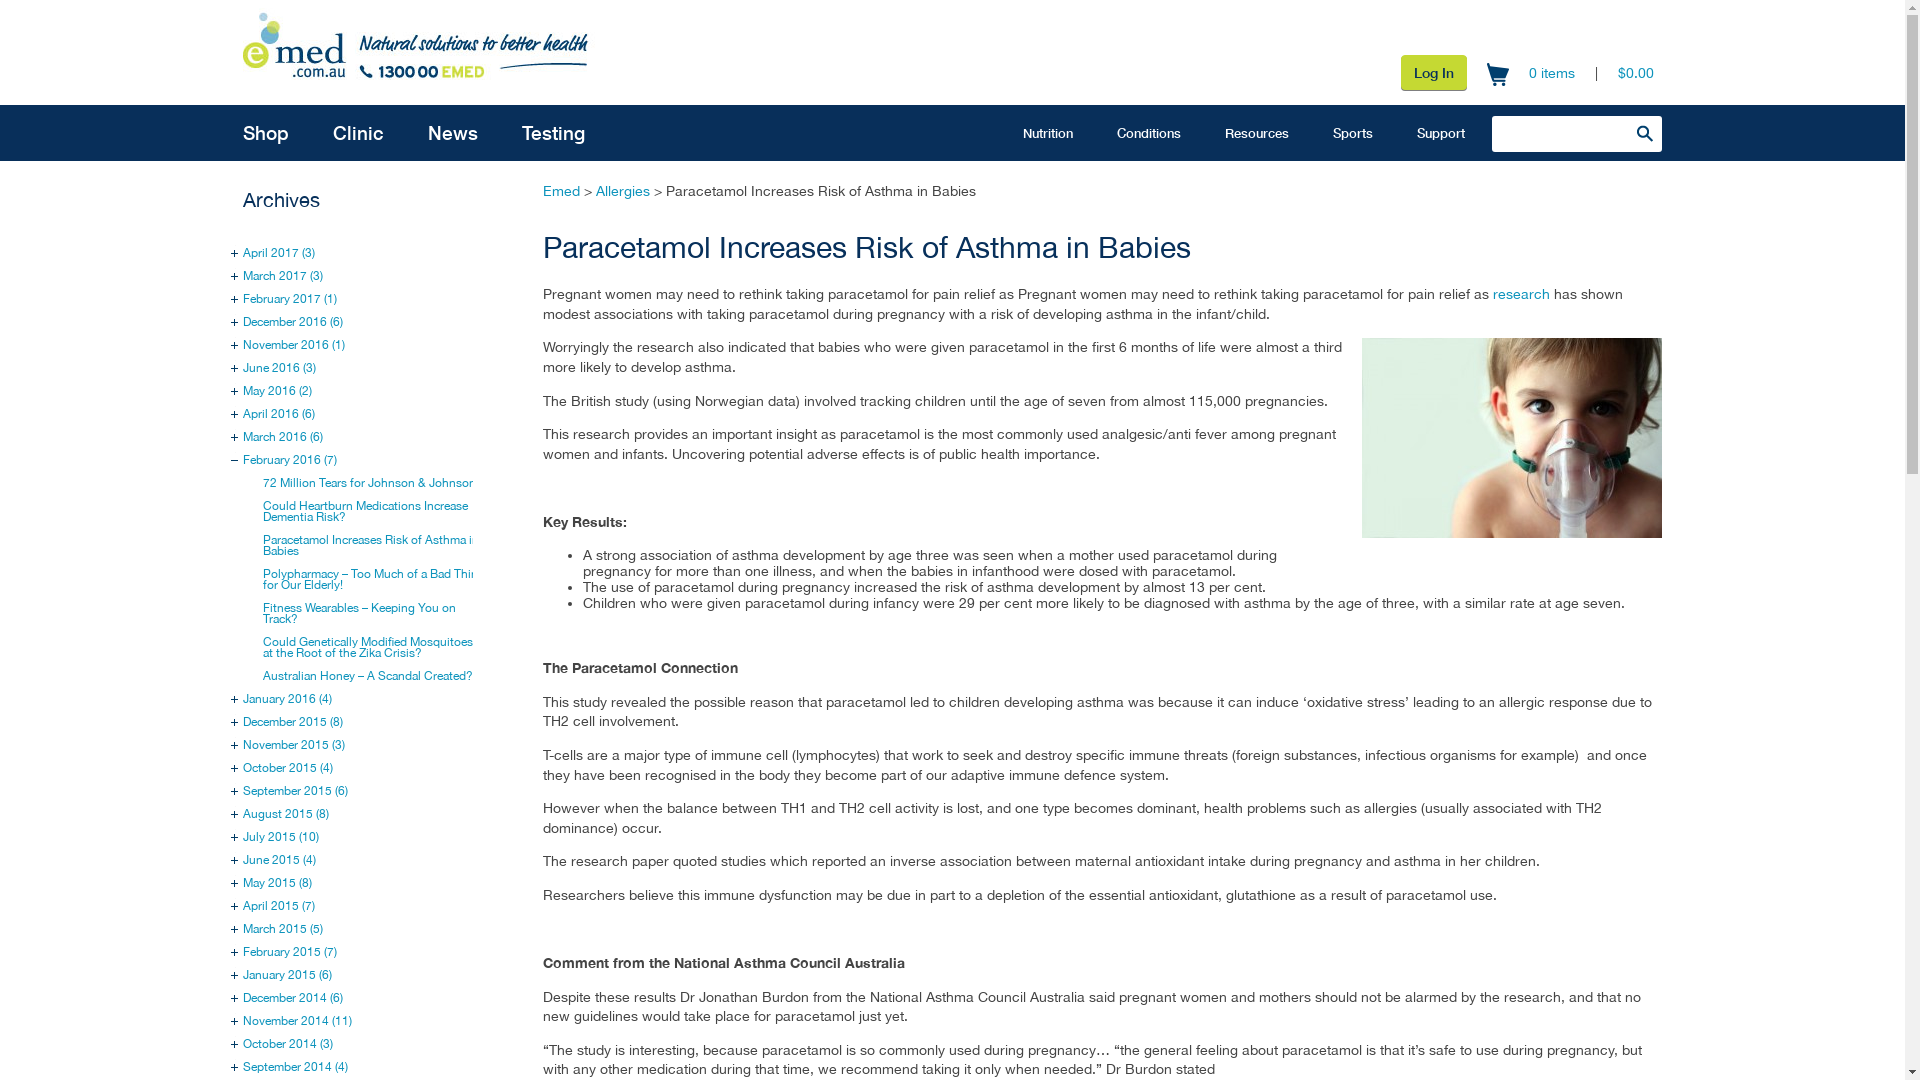 The height and width of the screenshot is (1080, 1920). I want to click on 'Nutrition', so click(1046, 132).